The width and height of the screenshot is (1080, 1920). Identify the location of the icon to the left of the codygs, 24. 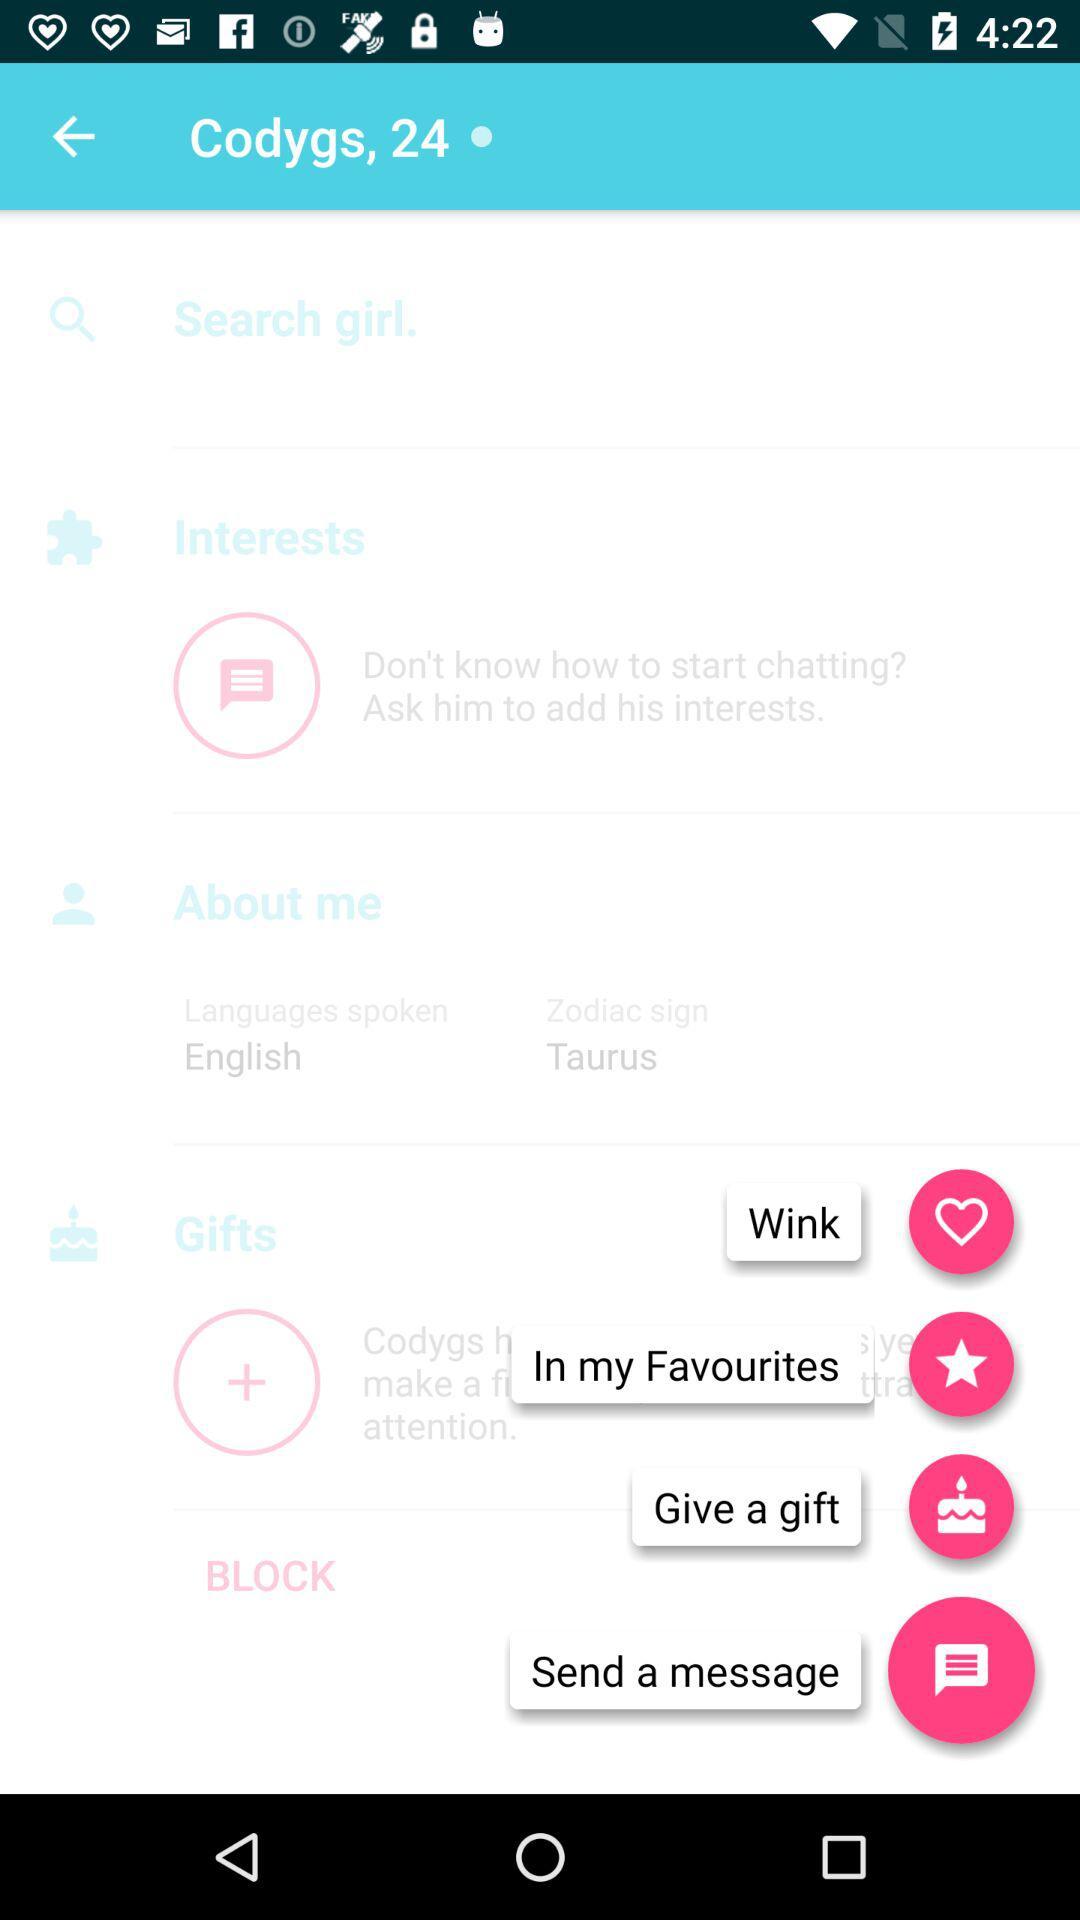
(72, 135).